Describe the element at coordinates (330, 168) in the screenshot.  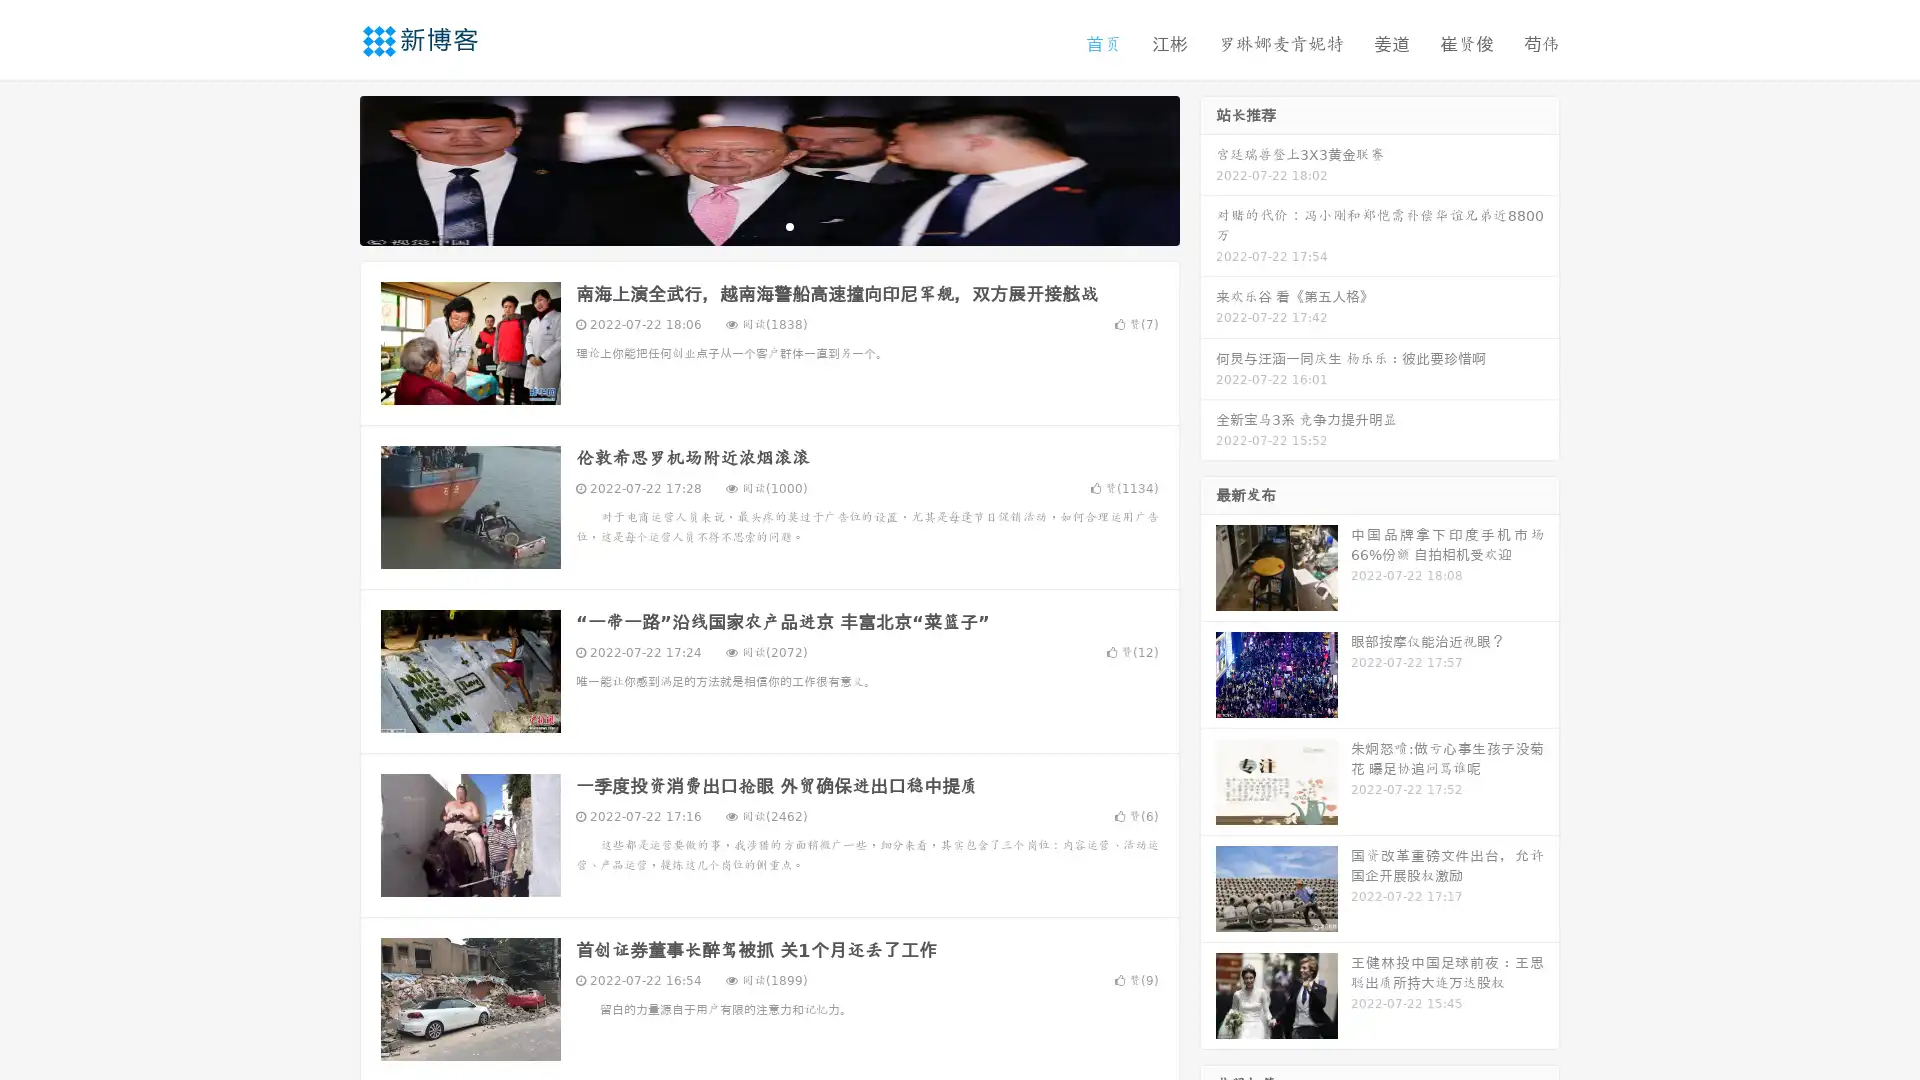
I see `Previous slide` at that location.